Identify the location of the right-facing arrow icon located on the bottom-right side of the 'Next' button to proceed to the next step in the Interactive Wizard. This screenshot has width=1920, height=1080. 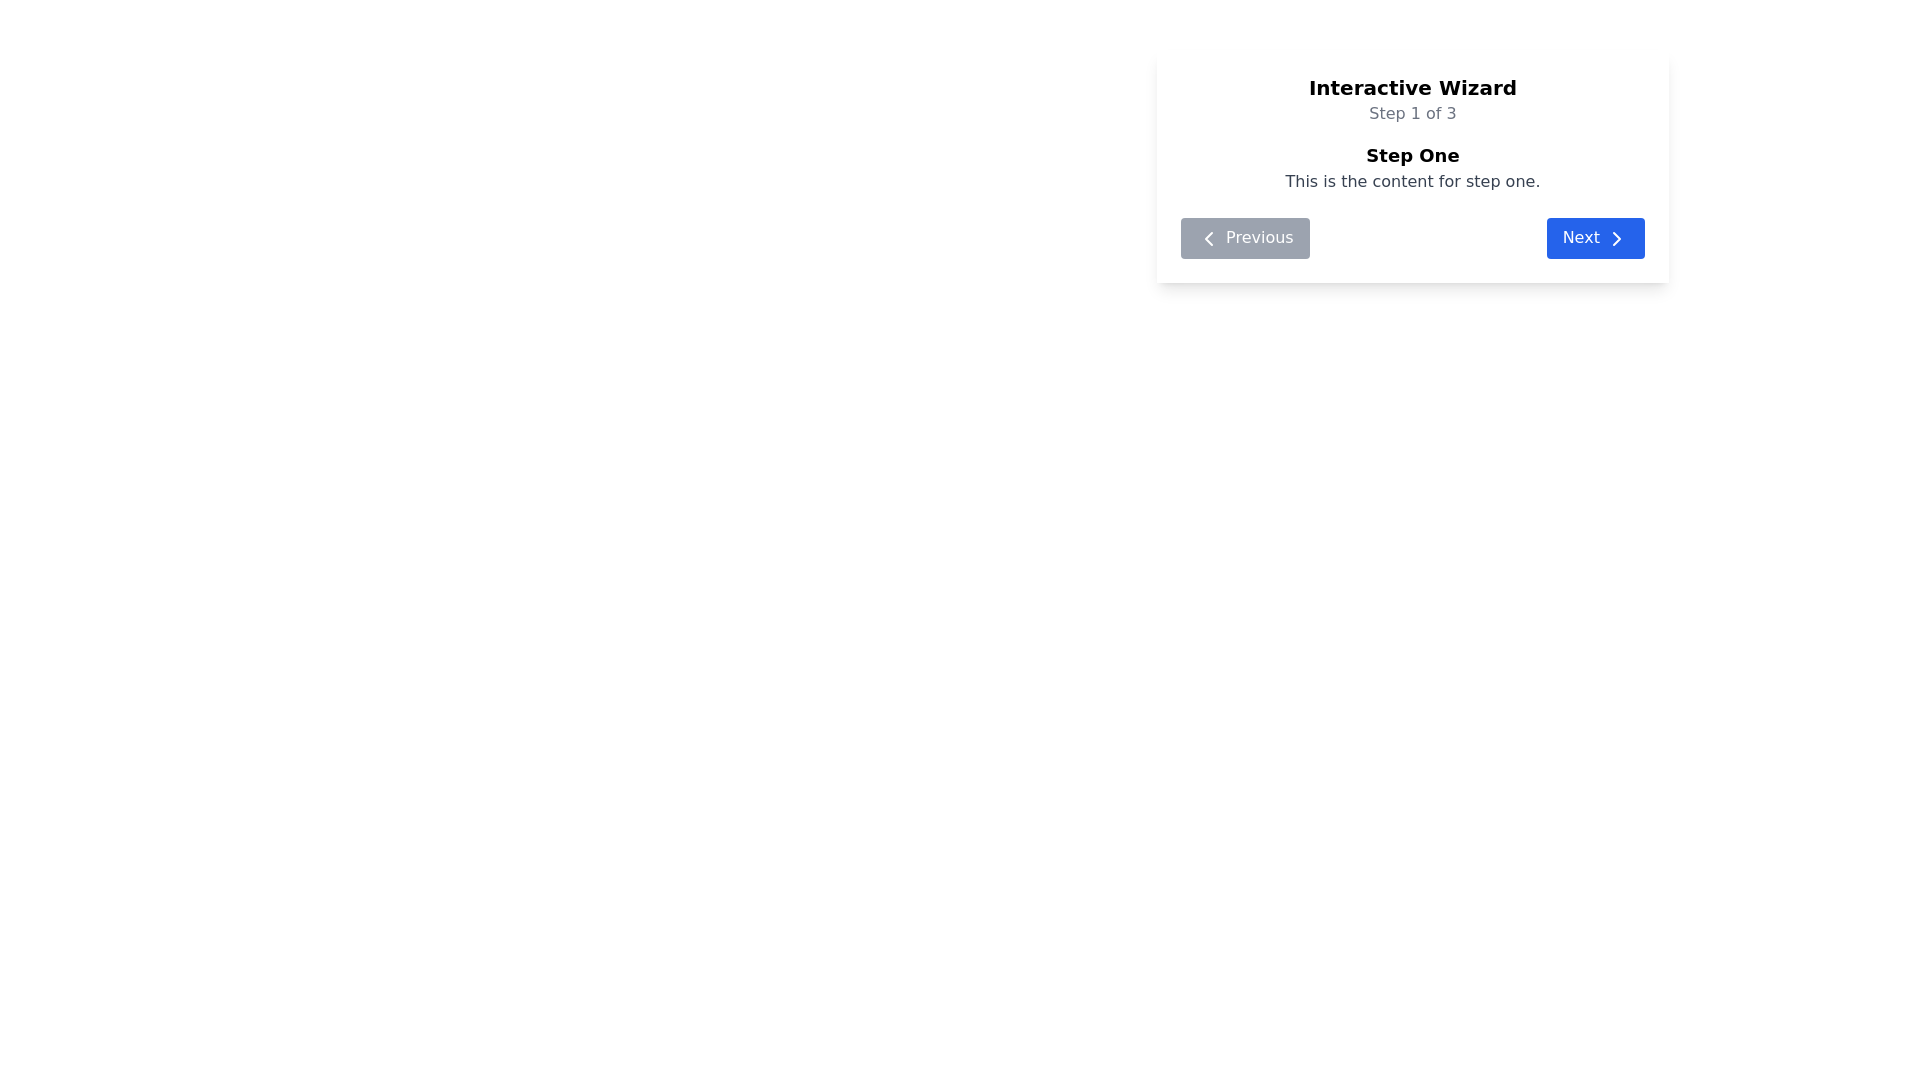
(1617, 237).